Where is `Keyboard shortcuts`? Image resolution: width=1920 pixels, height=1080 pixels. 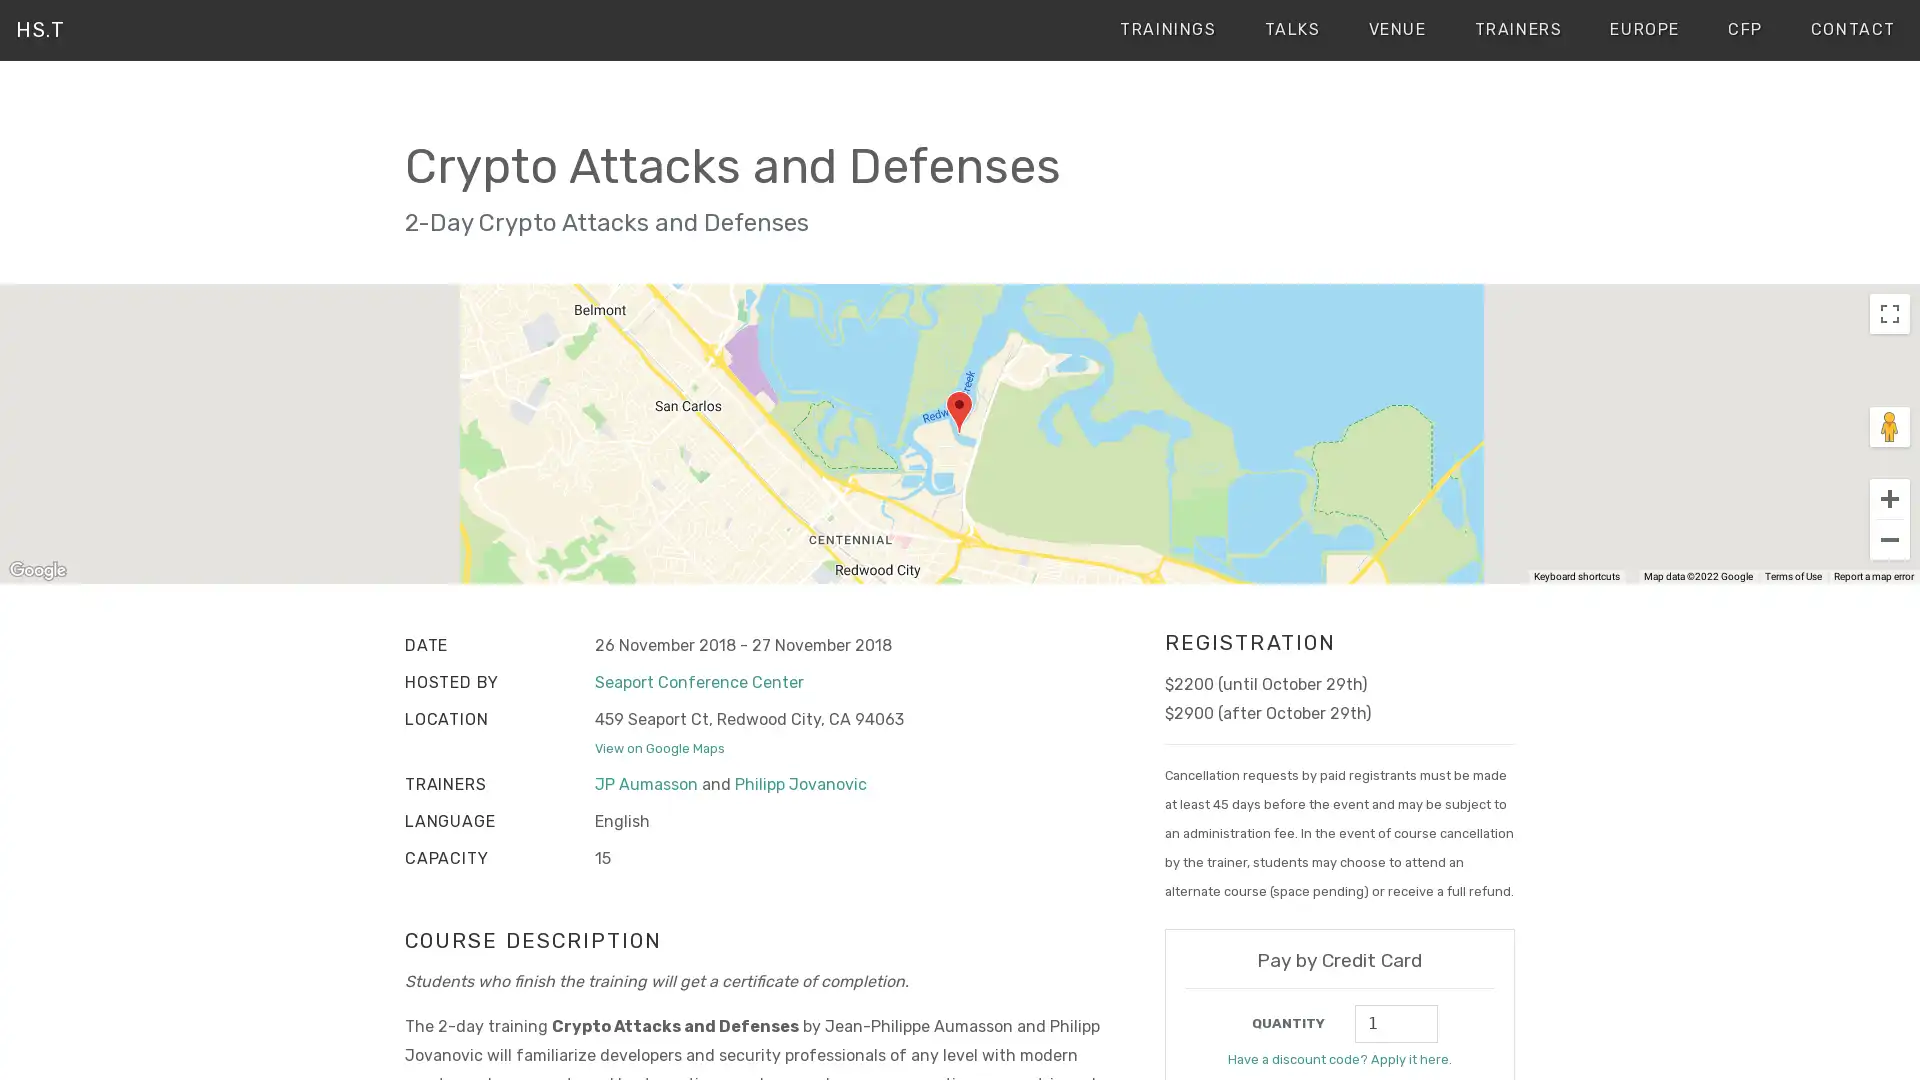
Keyboard shortcuts is located at coordinates (1587, 577).